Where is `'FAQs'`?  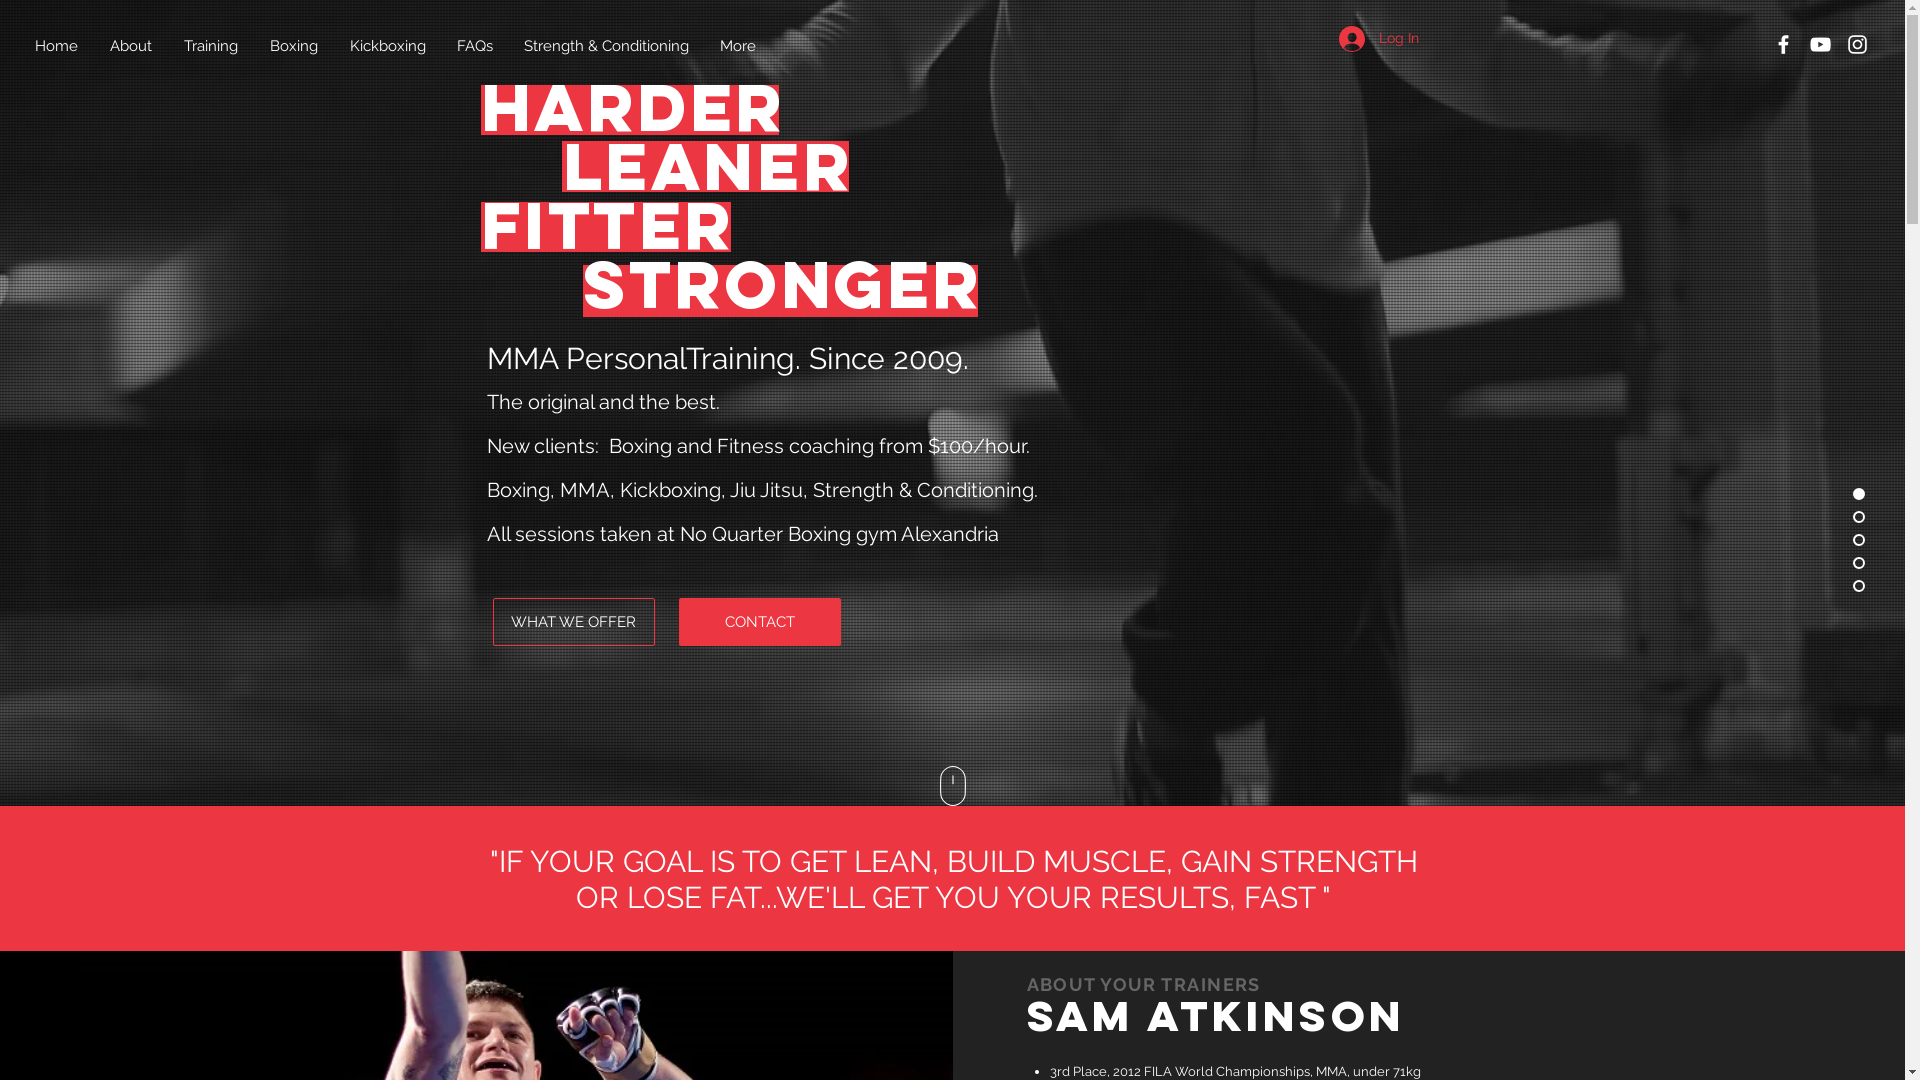 'FAQs' is located at coordinates (474, 45).